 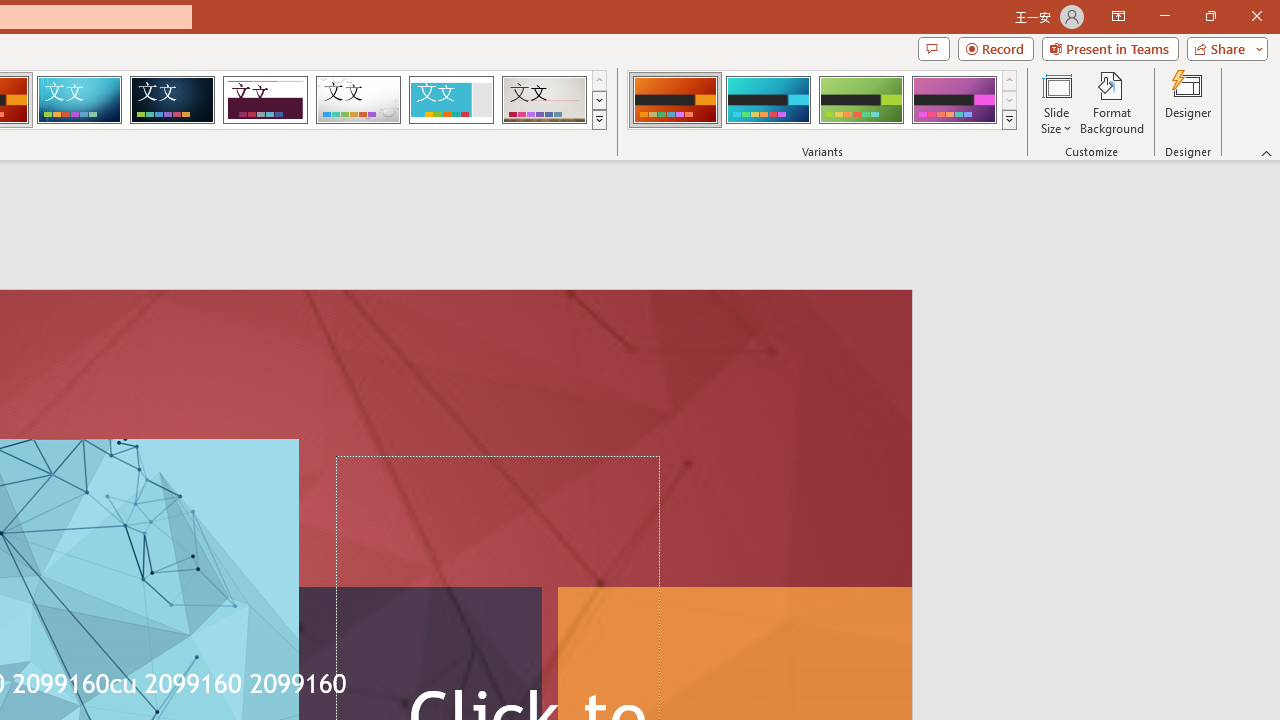 I want to click on 'Berlin Variant 1', so click(x=675, y=100).